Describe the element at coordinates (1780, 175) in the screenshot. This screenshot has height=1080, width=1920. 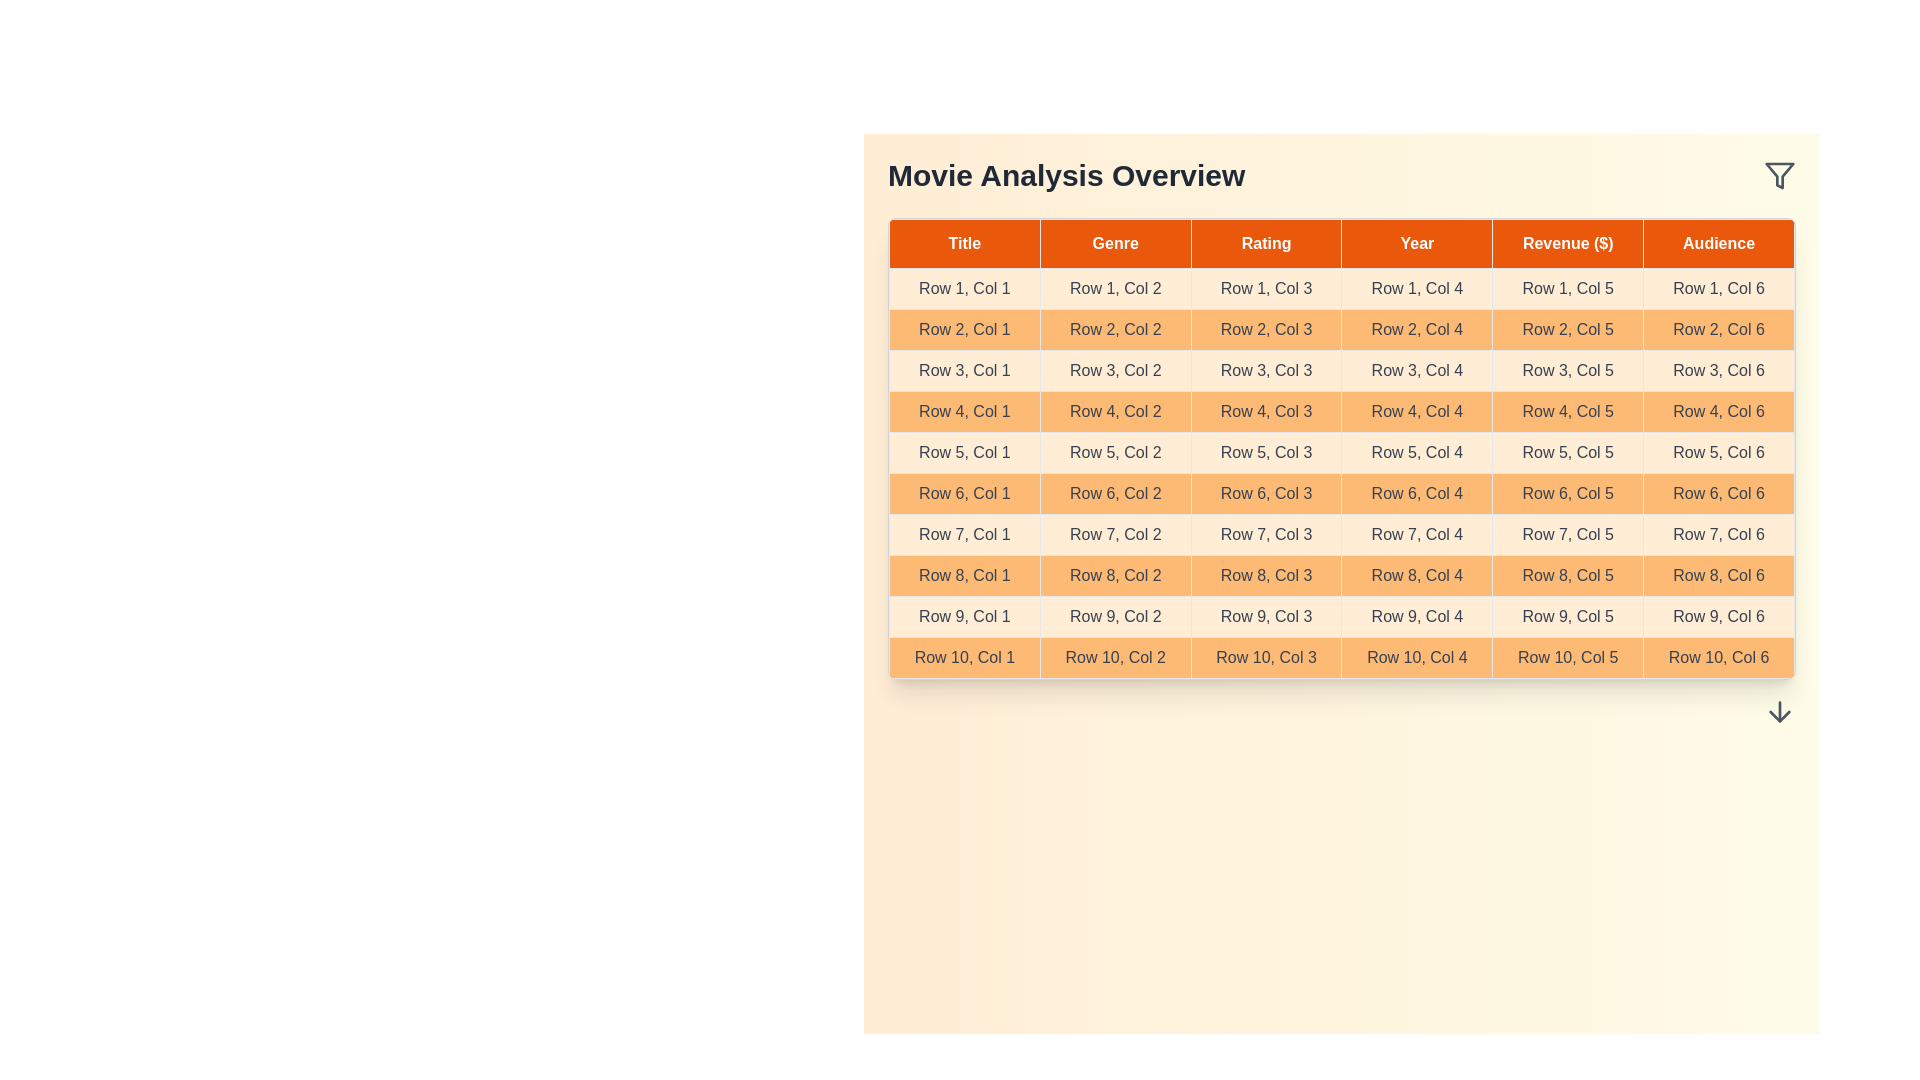
I see `the filter icon in the header of the MovieDataTable component` at that location.